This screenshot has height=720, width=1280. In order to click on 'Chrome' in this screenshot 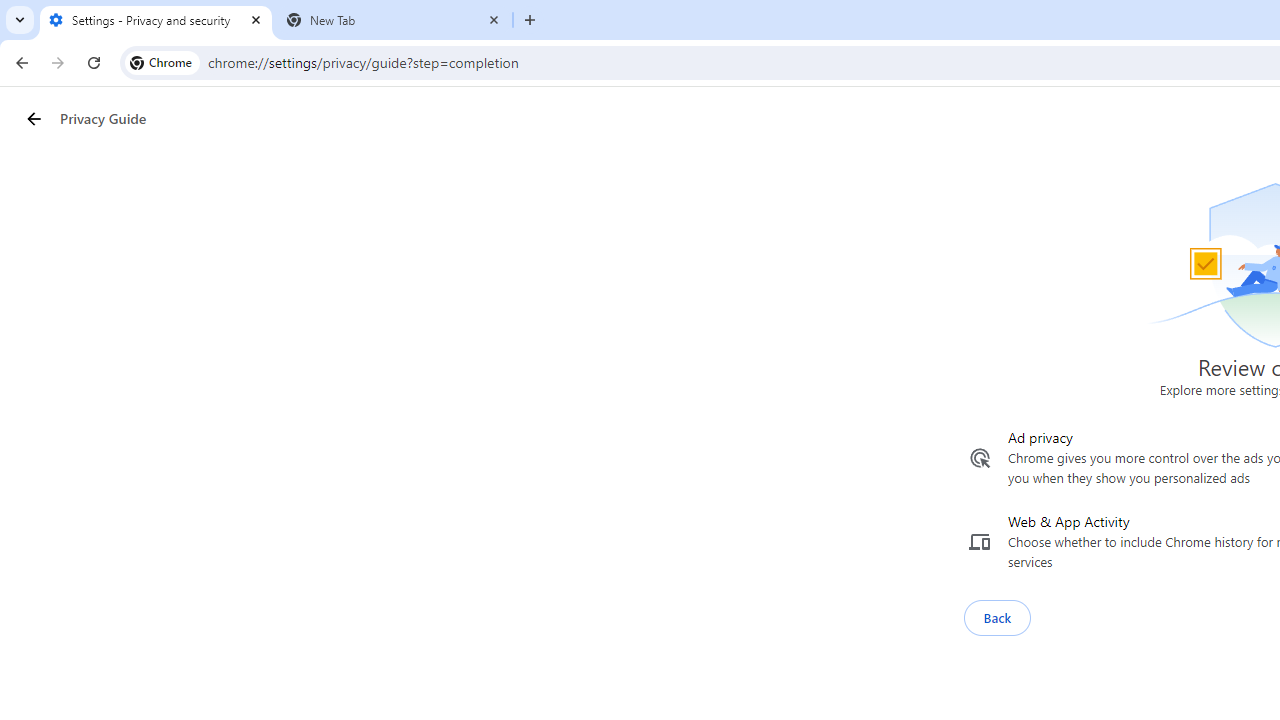, I will do `click(162, 61)`.